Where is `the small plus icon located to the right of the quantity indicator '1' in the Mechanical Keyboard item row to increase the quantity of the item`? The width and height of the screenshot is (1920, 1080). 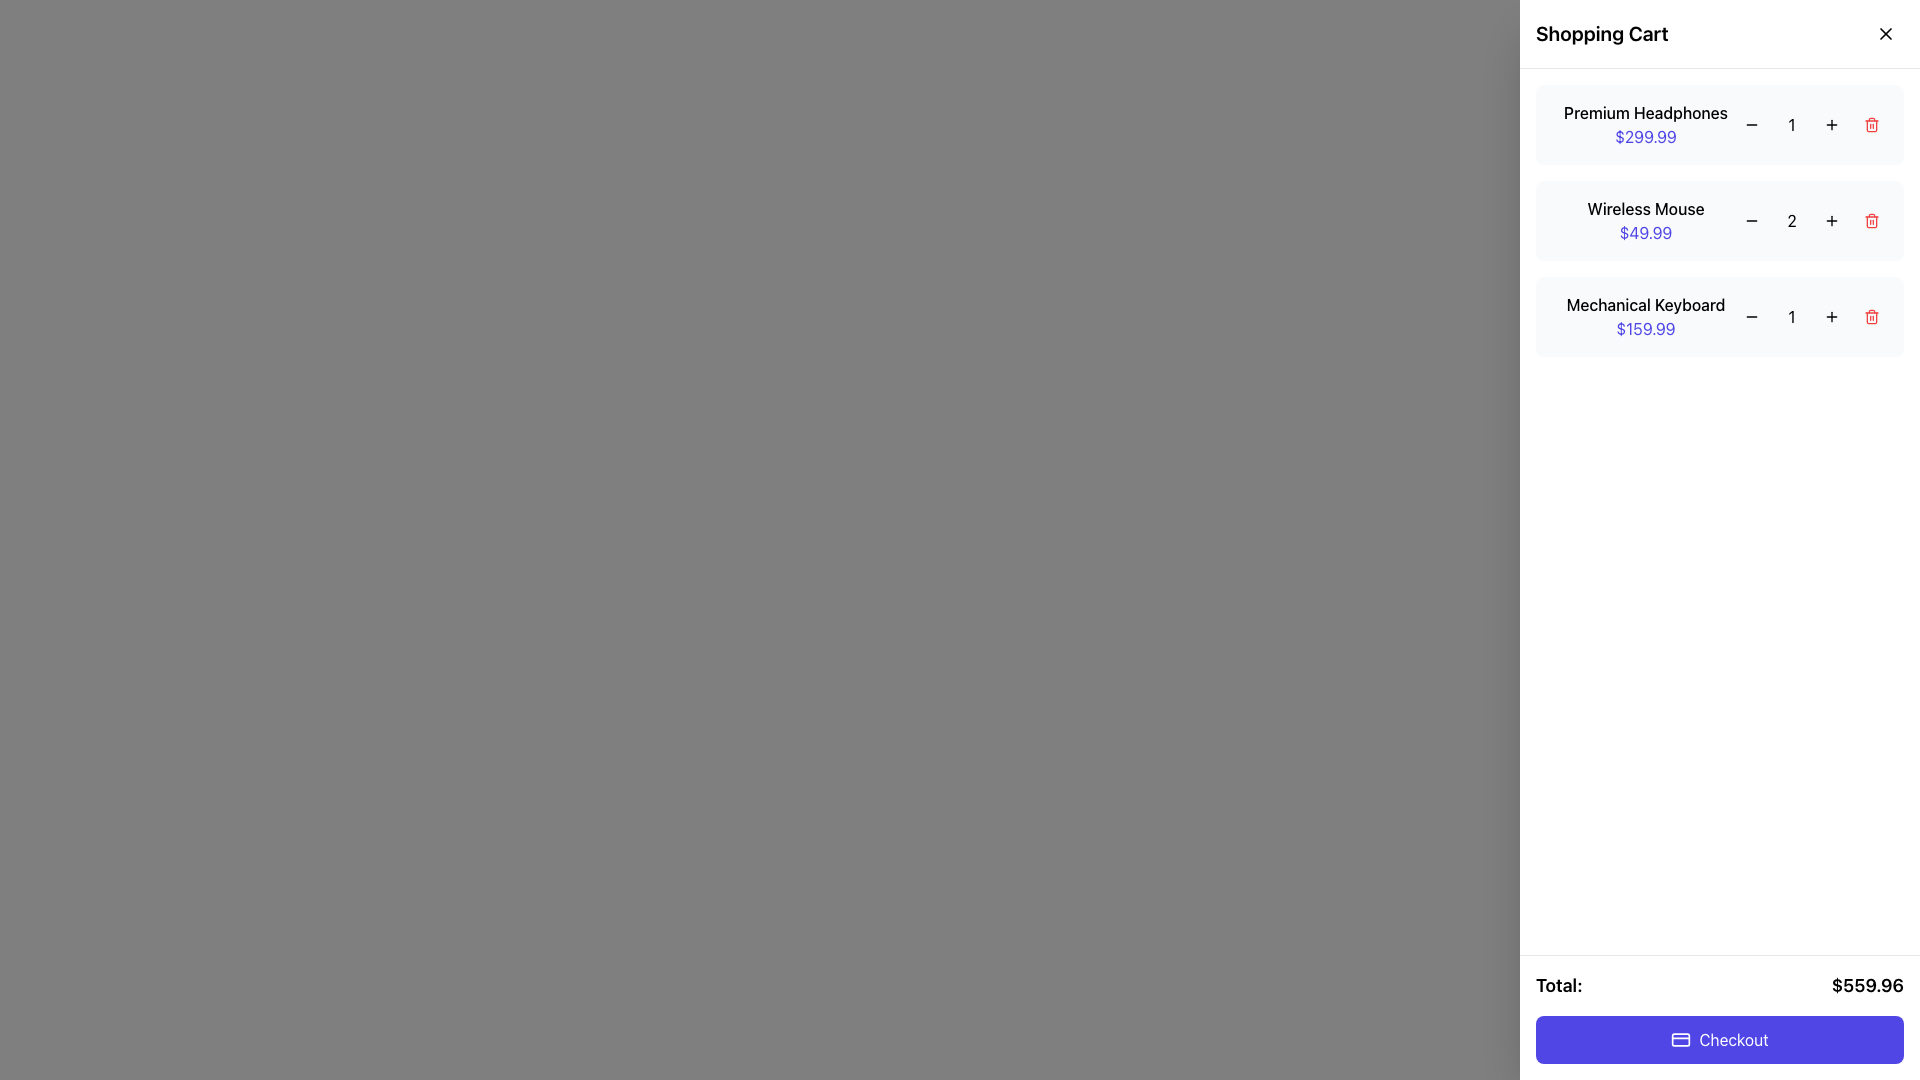 the small plus icon located to the right of the quantity indicator '1' in the Mechanical Keyboard item row to increase the quantity of the item is located at coordinates (1832, 315).